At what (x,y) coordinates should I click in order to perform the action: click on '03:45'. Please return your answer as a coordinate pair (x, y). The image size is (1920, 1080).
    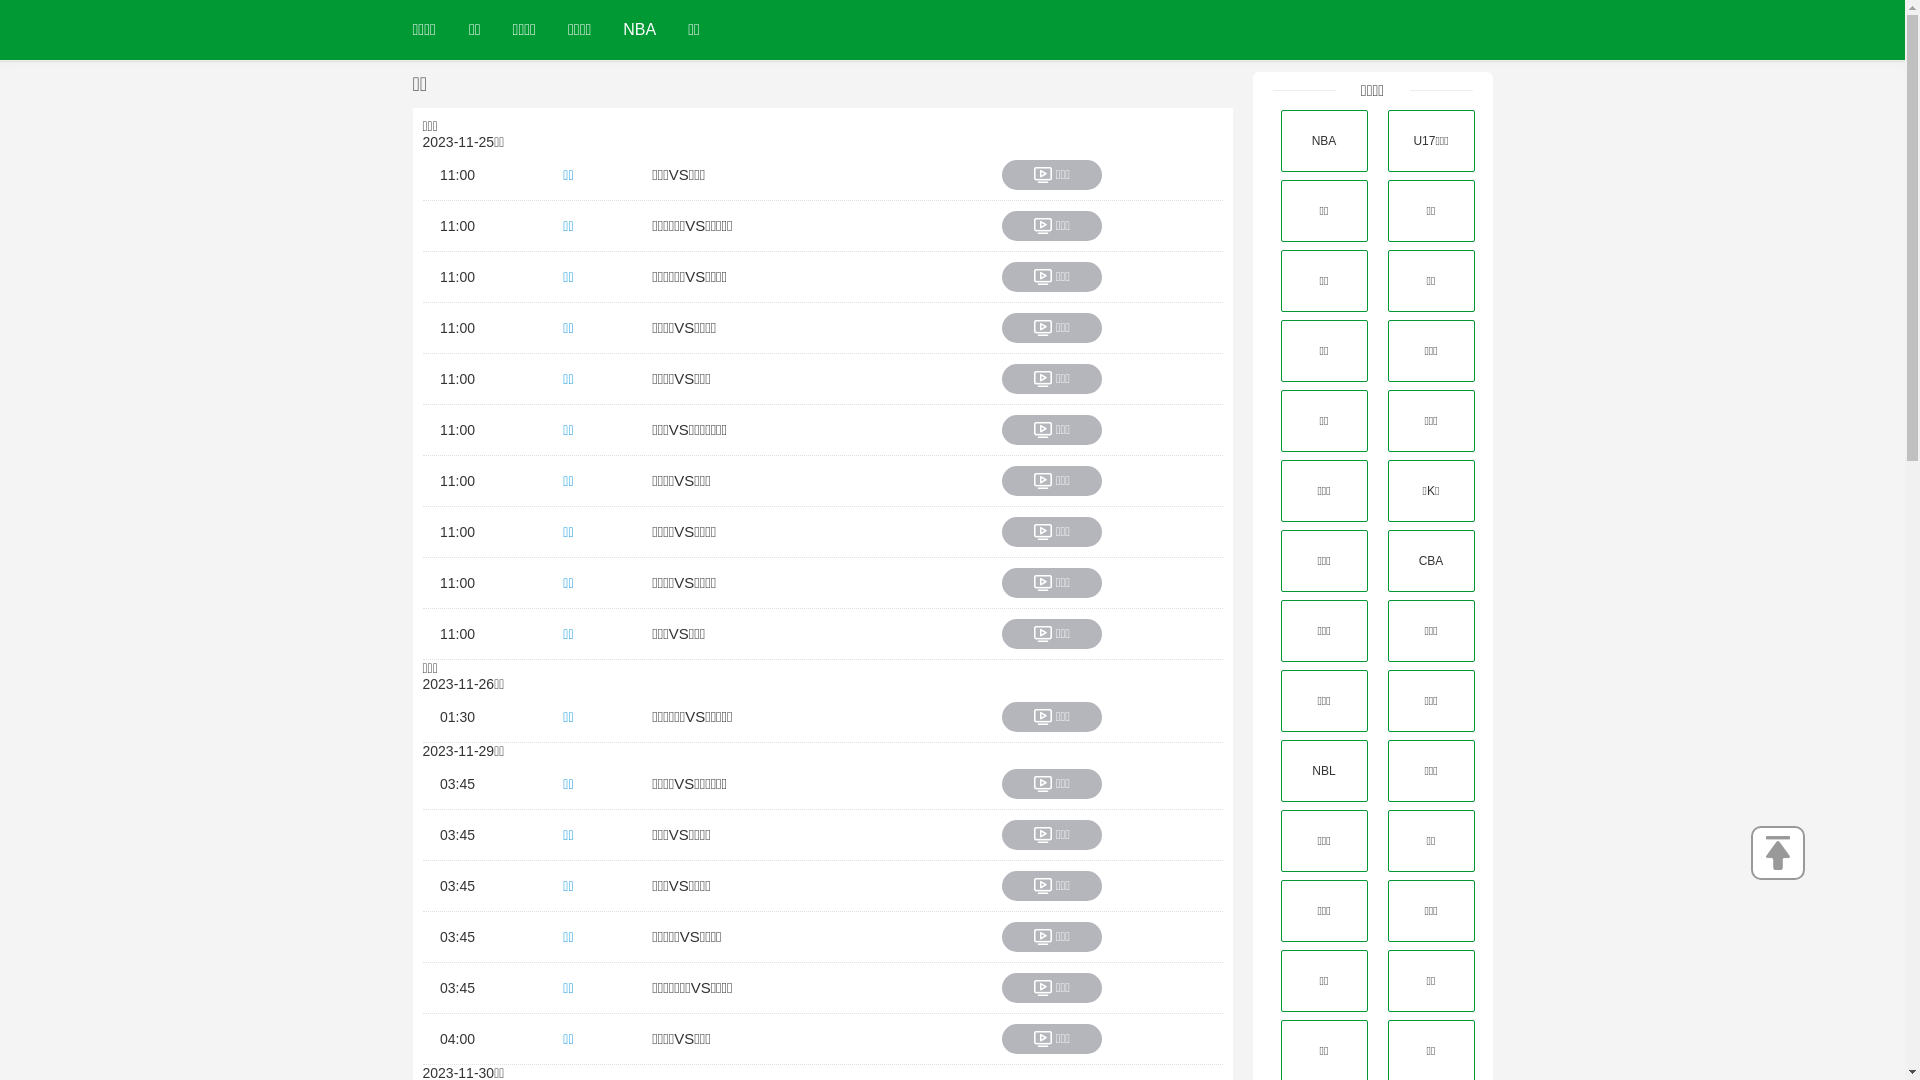
    Looking at the image, I should click on (456, 834).